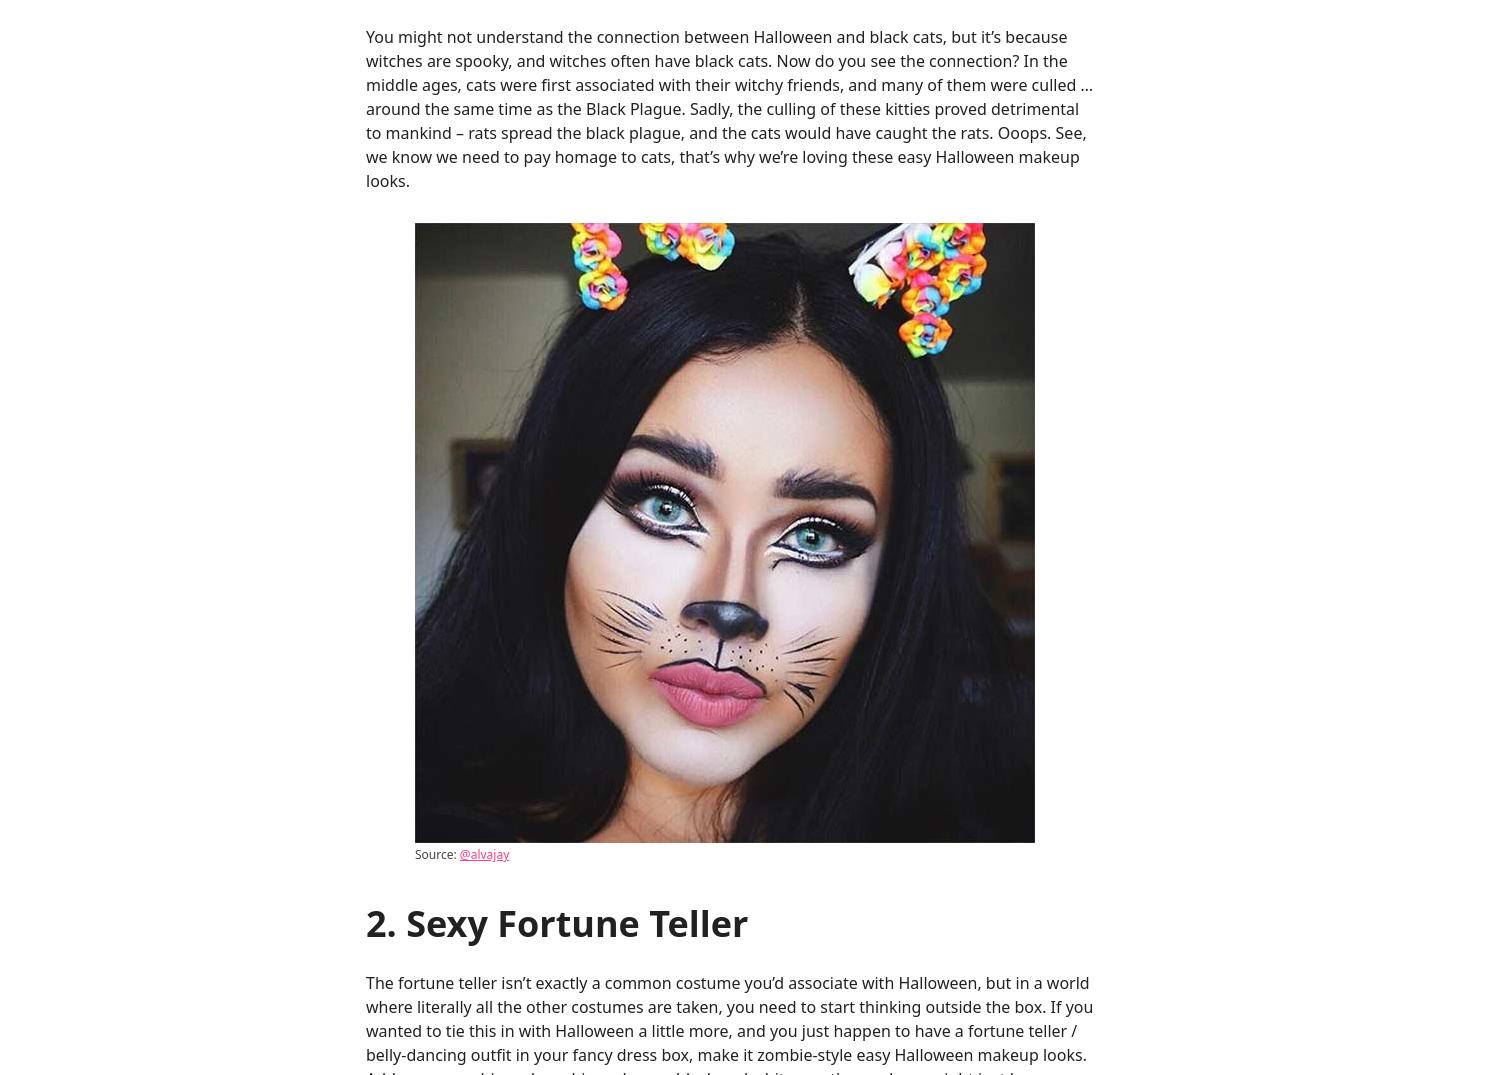  What do you see at coordinates (780, 344) in the screenshot?
I see `'Required fields are marked'` at bounding box center [780, 344].